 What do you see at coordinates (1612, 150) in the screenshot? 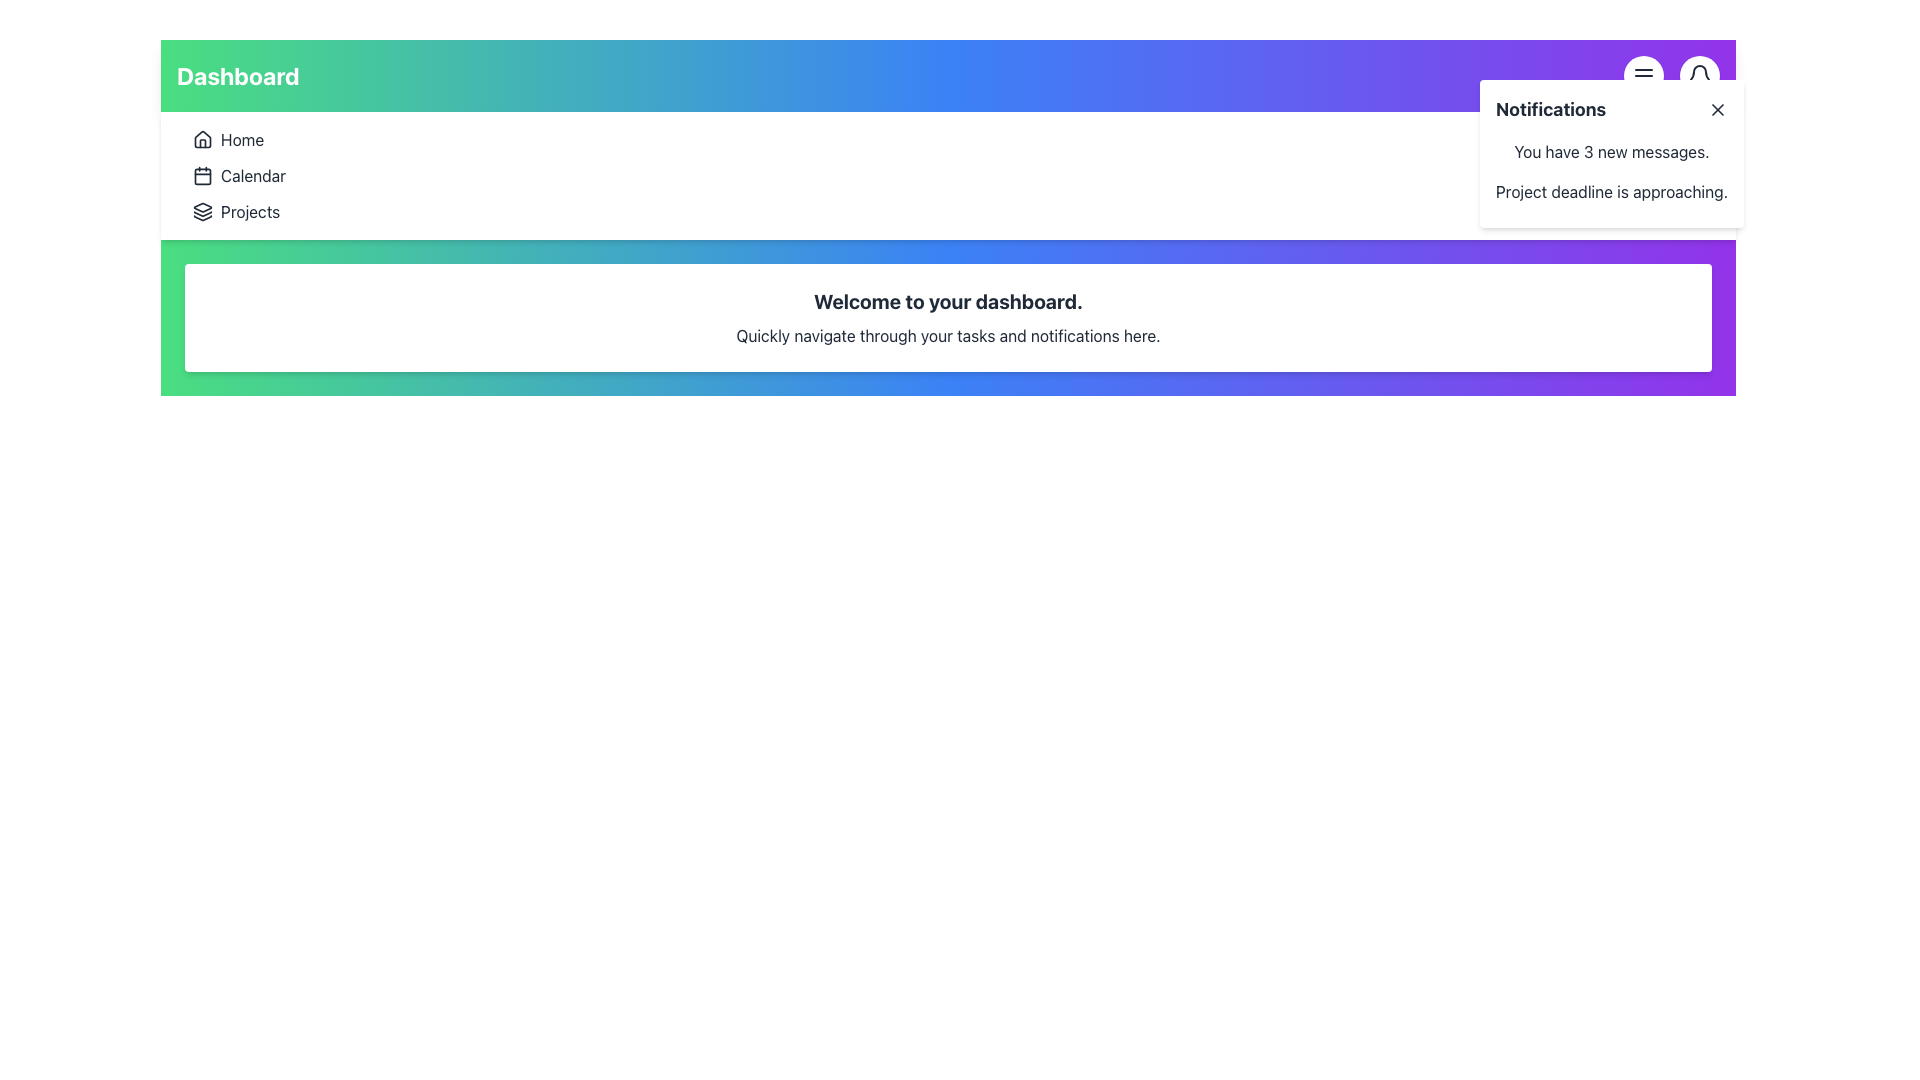
I see `the text label displaying 'You have 3 new messages.' located in the top-right notification pop-up` at bounding box center [1612, 150].